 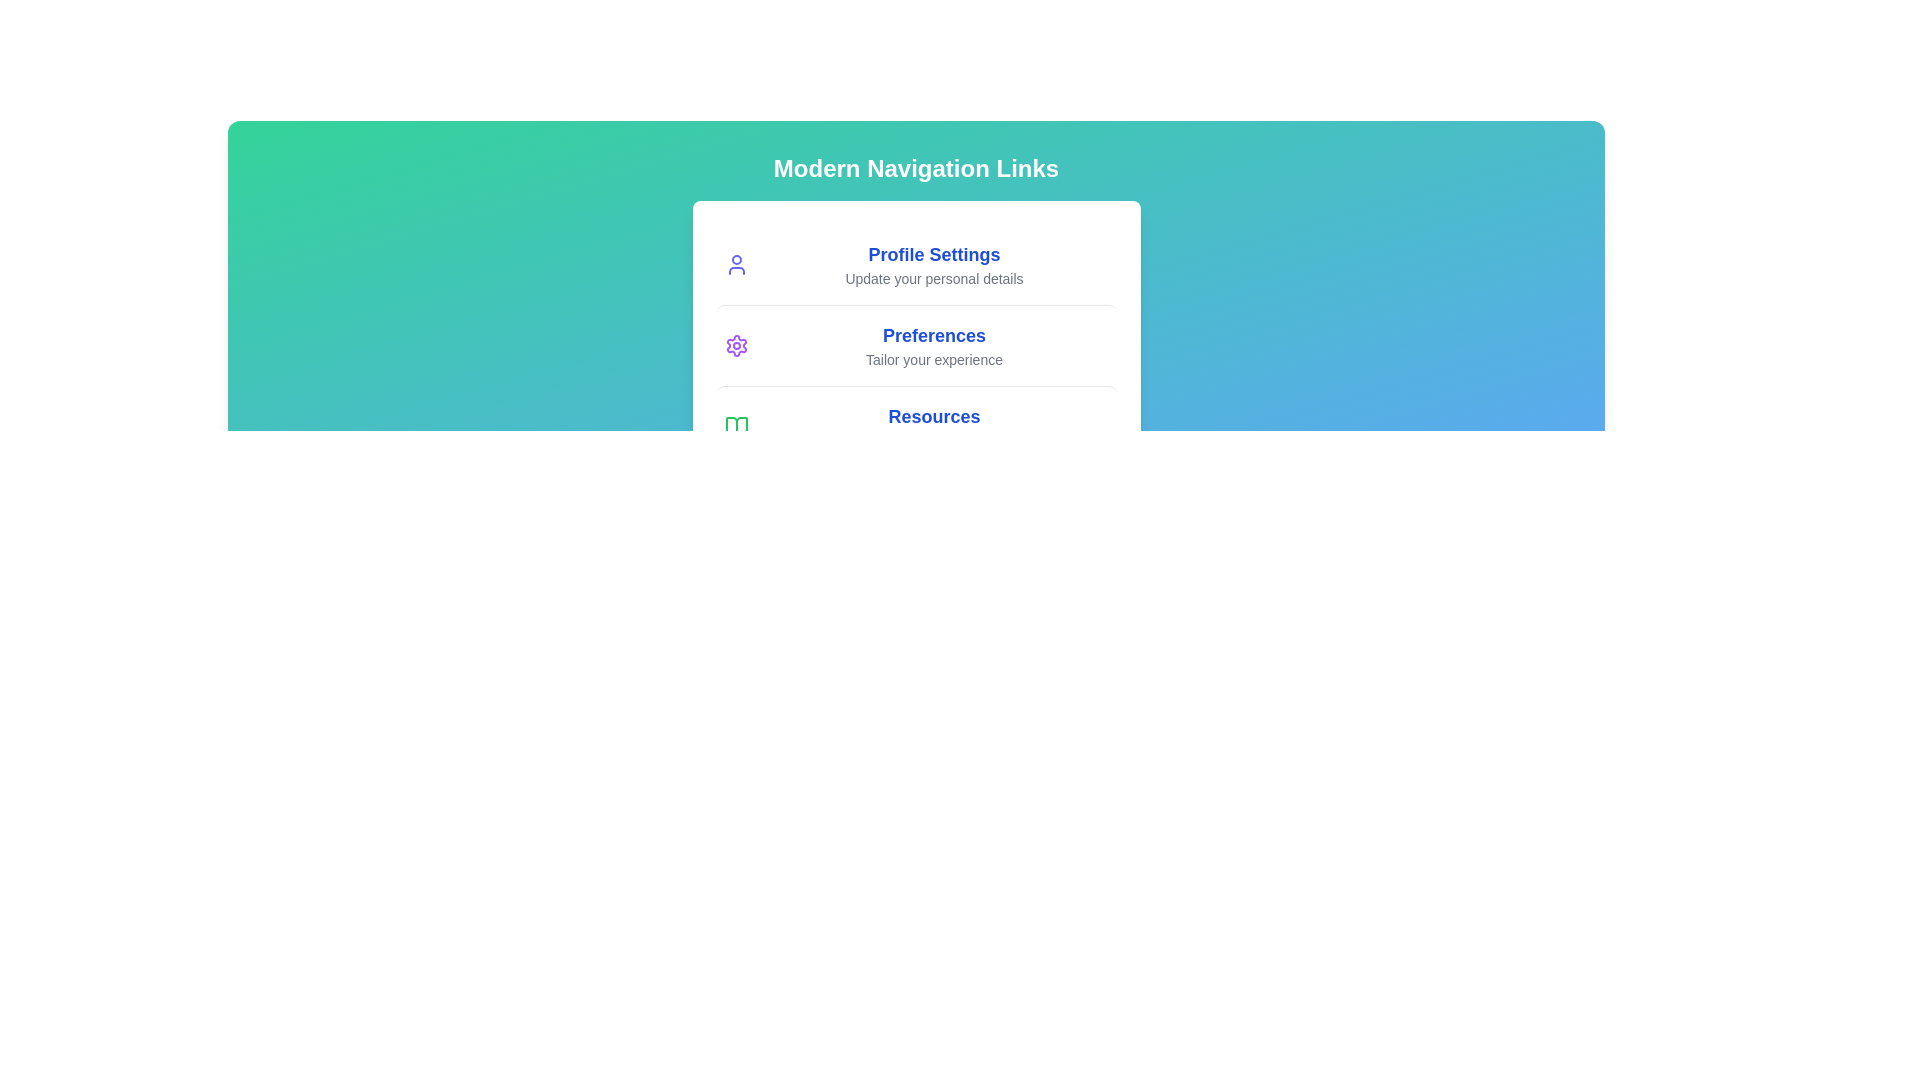 What do you see at coordinates (933, 358) in the screenshot?
I see `the Informational text label located below the 'Preferences' text element to potentially see additional styling changes` at bounding box center [933, 358].